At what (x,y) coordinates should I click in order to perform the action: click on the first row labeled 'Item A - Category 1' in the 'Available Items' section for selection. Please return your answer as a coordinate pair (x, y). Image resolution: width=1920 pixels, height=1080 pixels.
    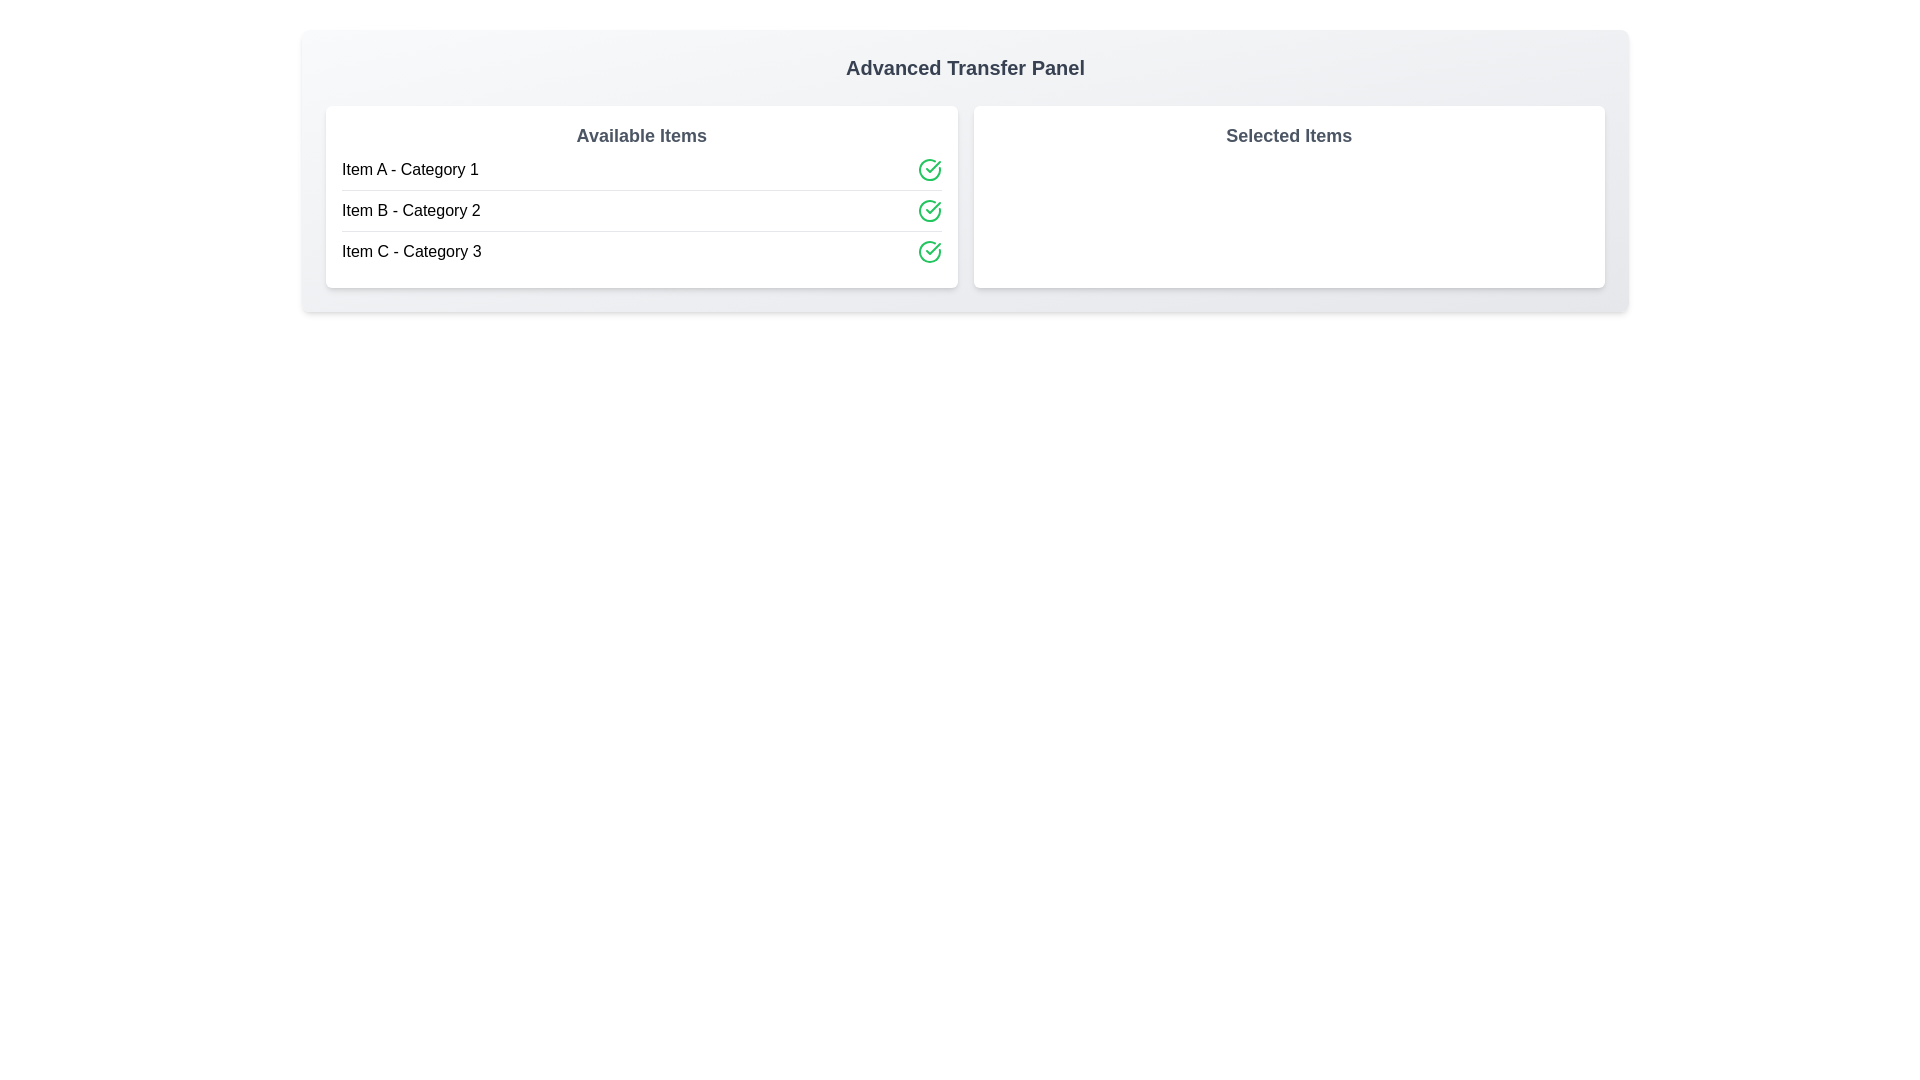
    Looking at the image, I should click on (641, 168).